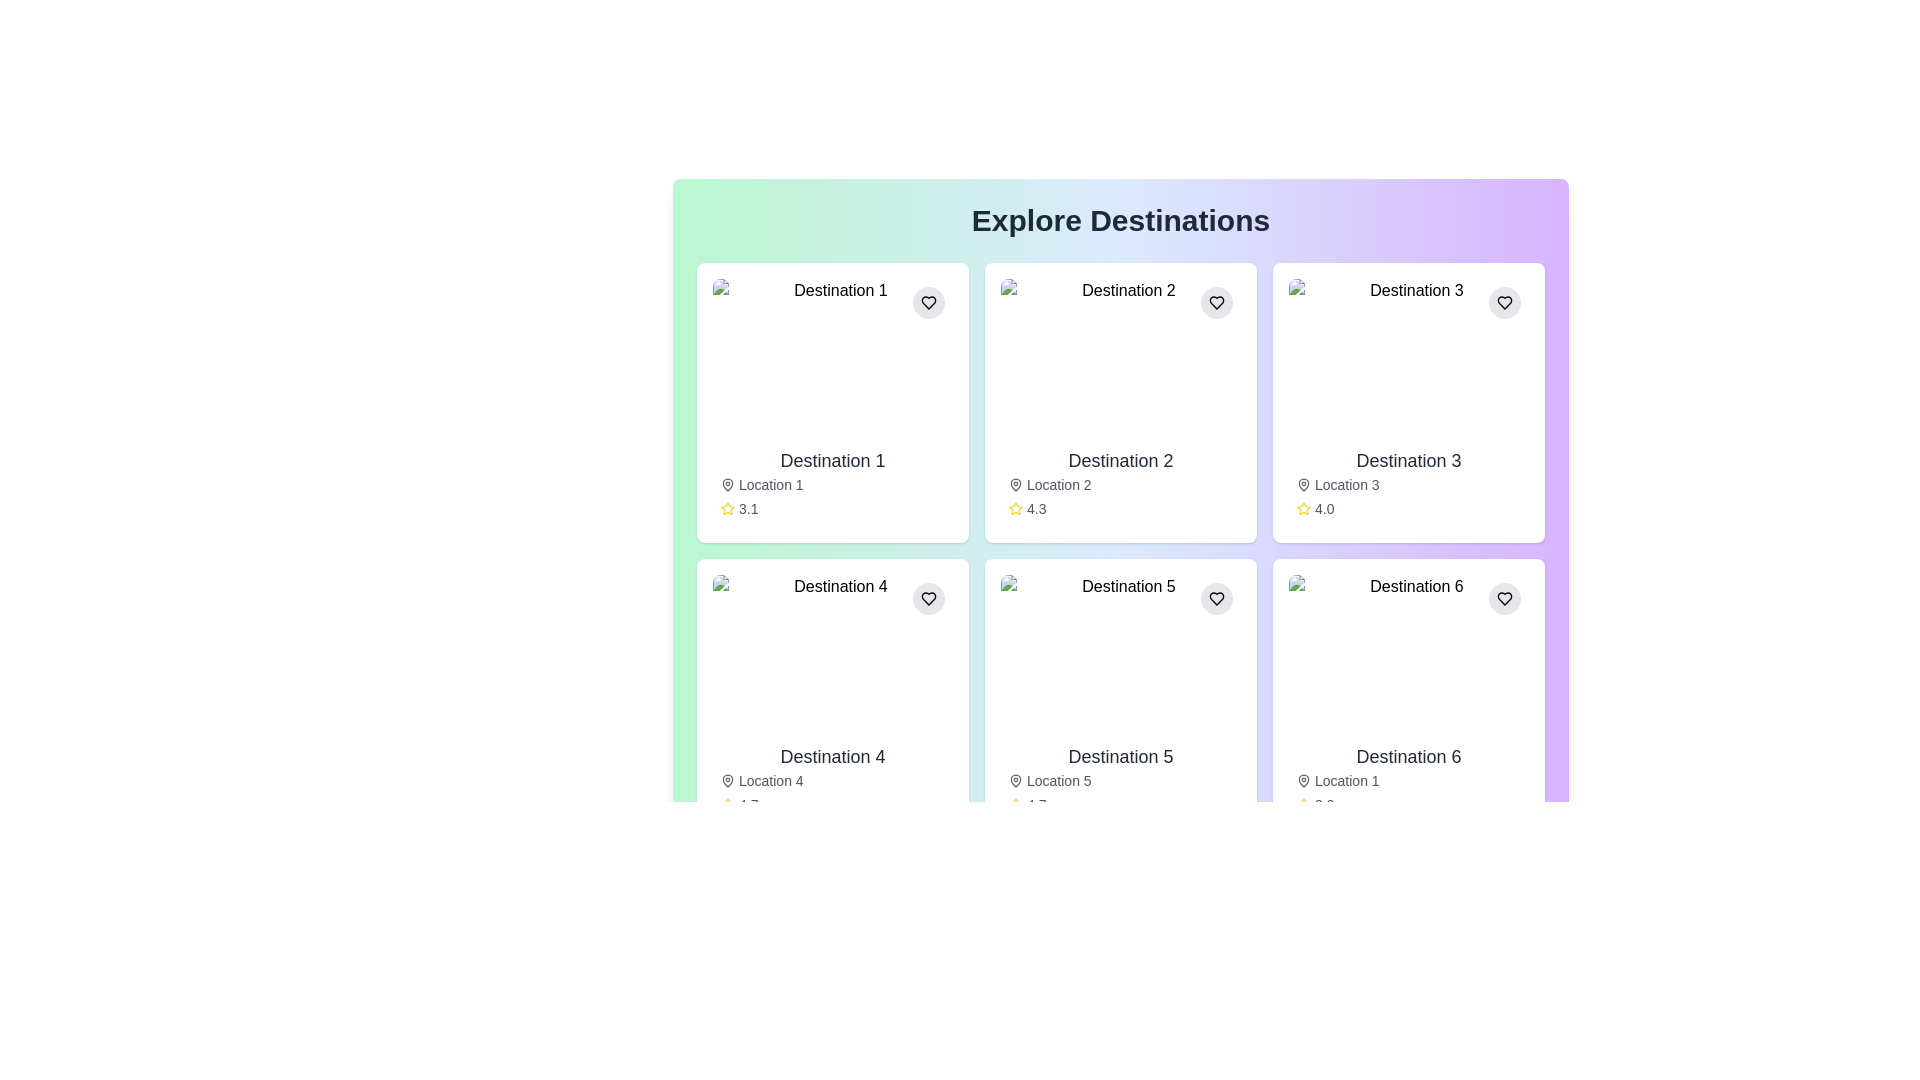  Describe the element at coordinates (833, 756) in the screenshot. I see `the text label 'Destination 4', which is styled with a large, bold font and gray color, located in the second row, first column of a grid layout` at that location.